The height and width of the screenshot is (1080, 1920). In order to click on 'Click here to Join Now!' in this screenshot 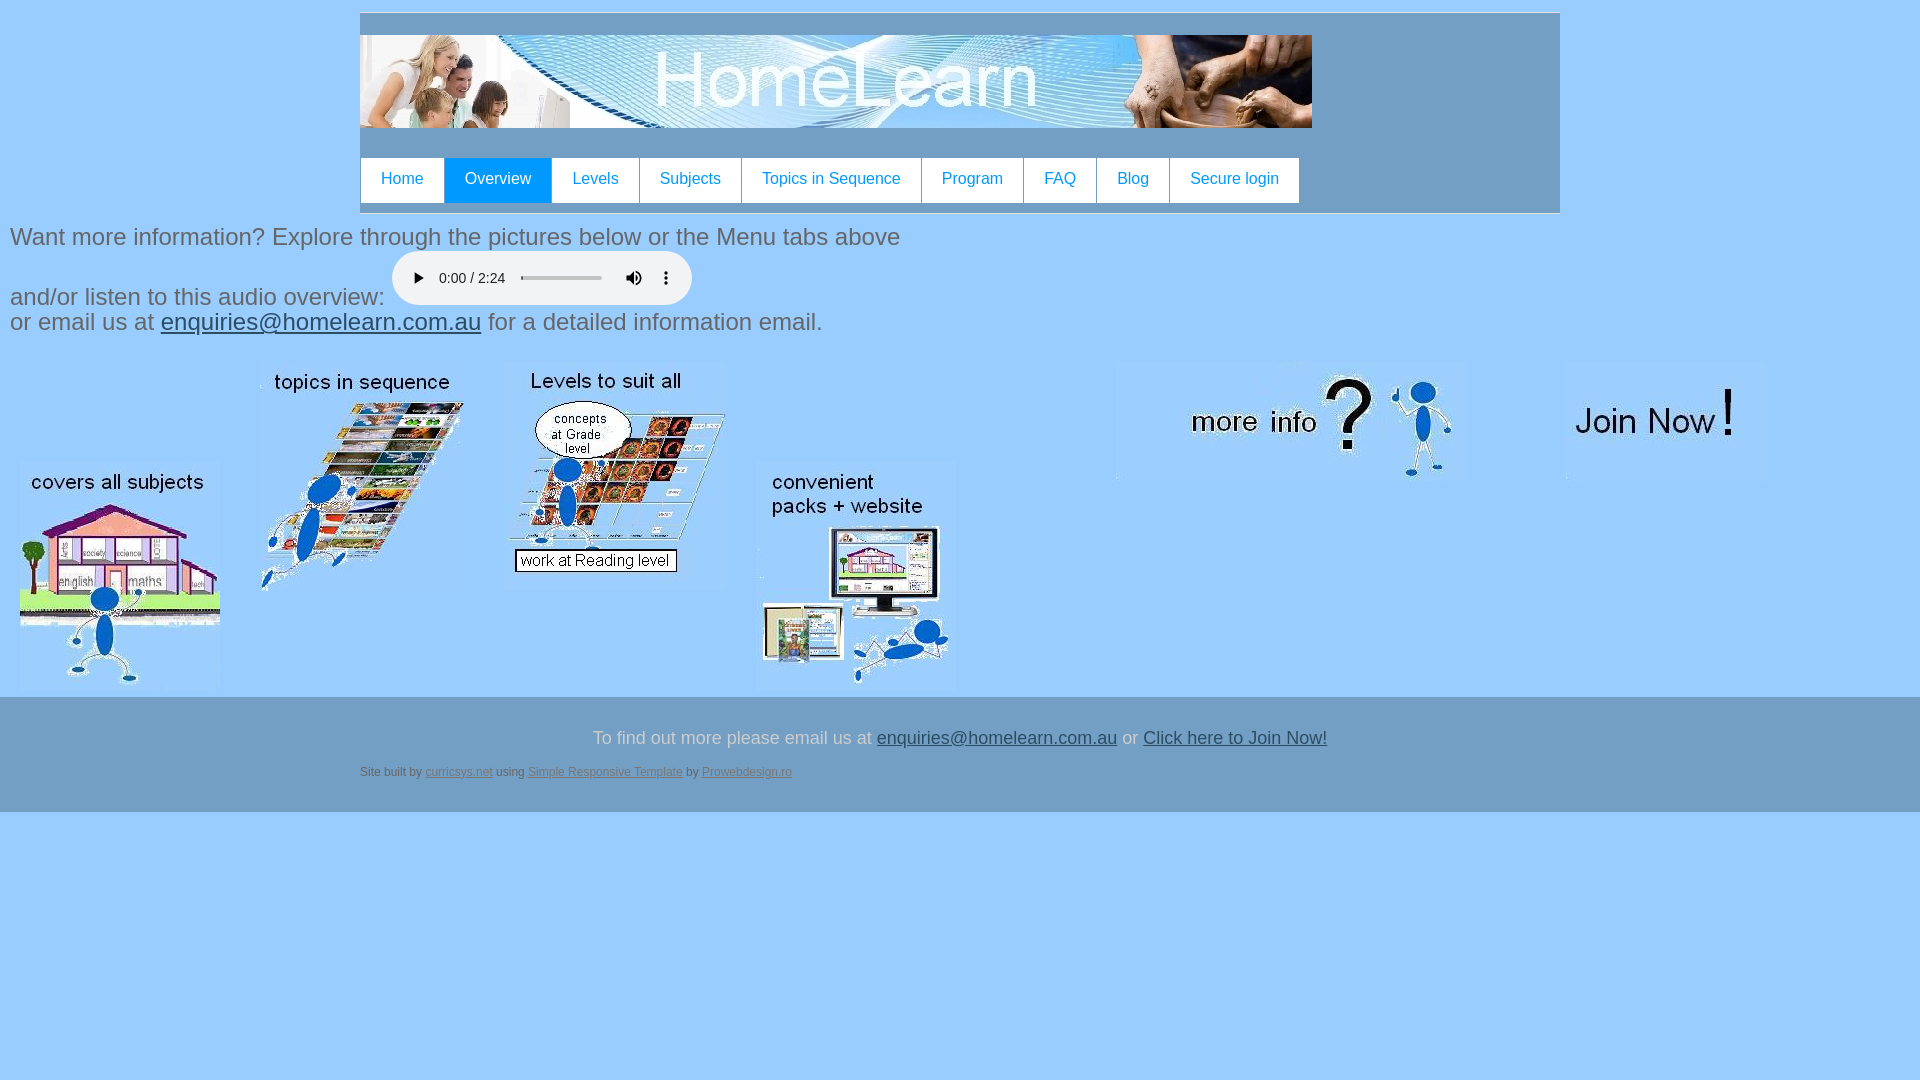, I will do `click(1233, 737)`.